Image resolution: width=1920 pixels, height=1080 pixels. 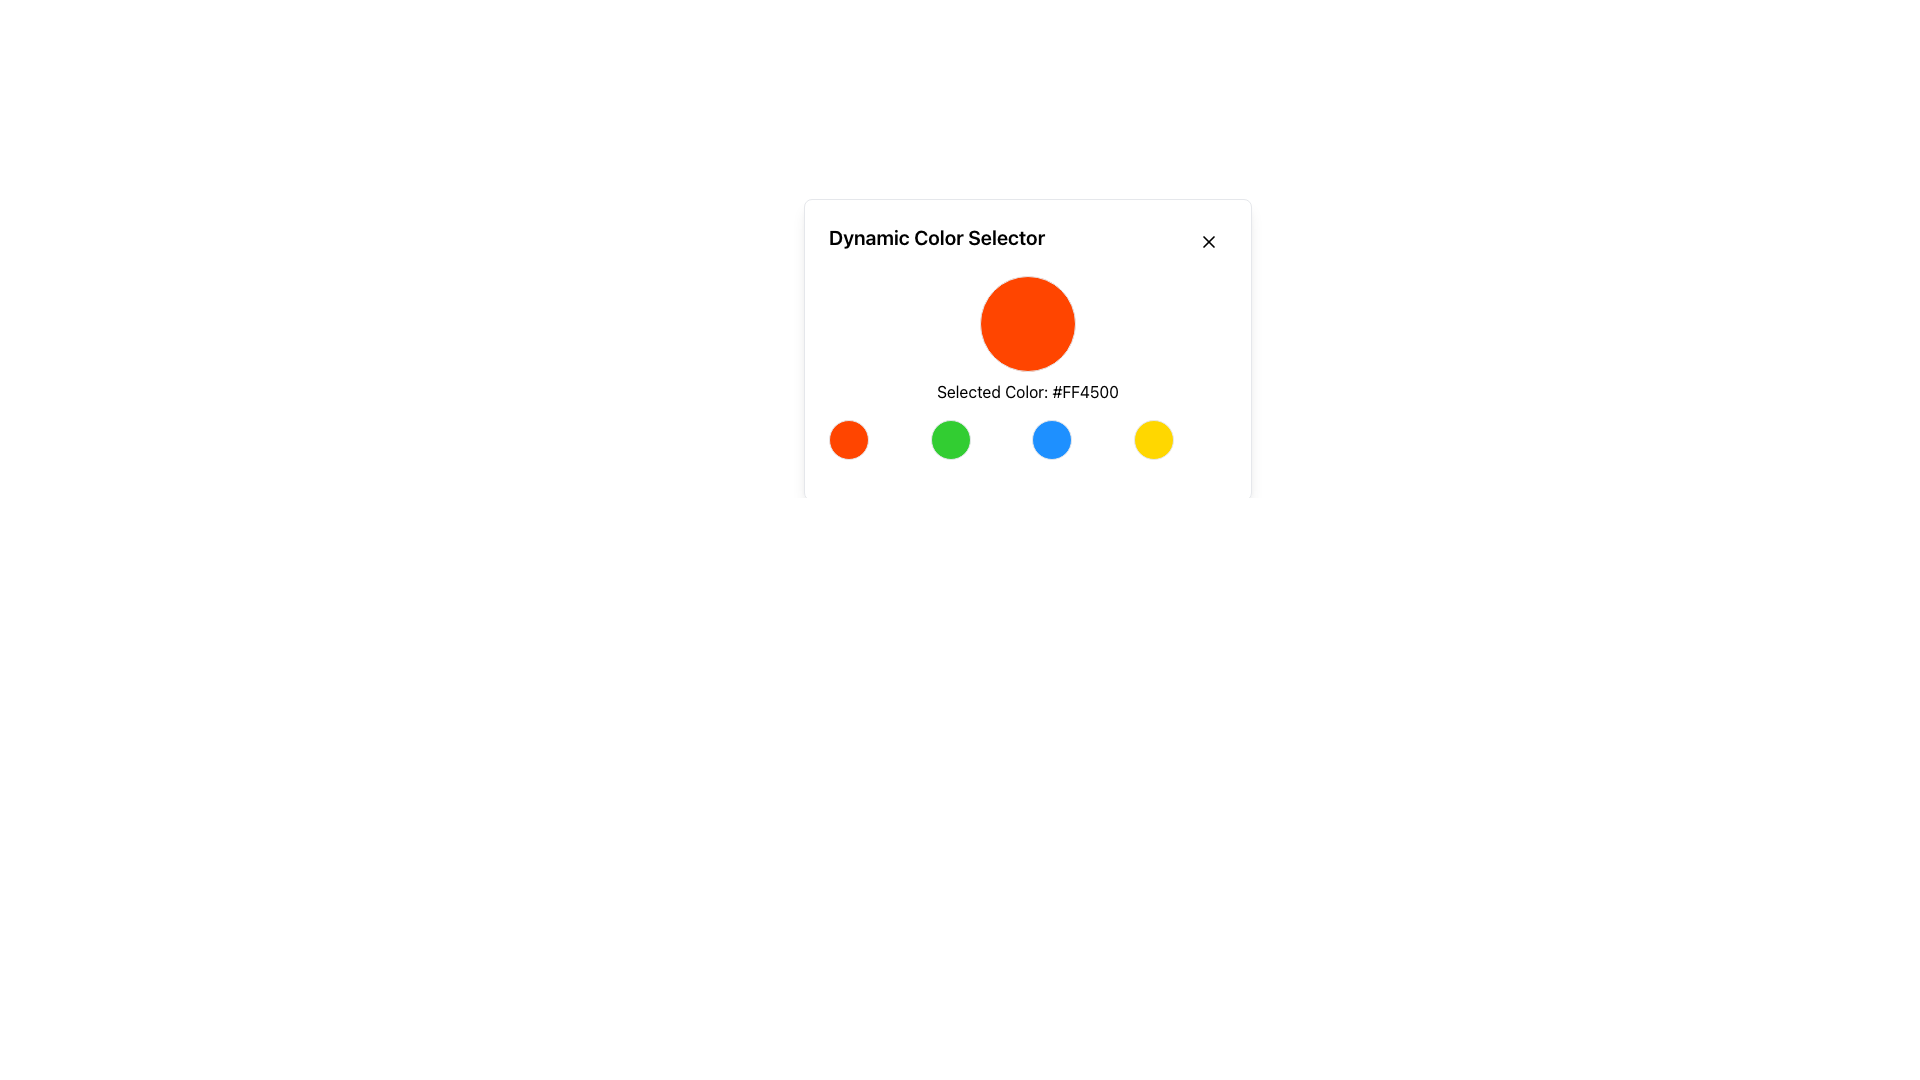 What do you see at coordinates (1050, 438) in the screenshot?
I see `the third circular blue button under the 'Dynamic Color Selector'` at bounding box center [1050, 438].